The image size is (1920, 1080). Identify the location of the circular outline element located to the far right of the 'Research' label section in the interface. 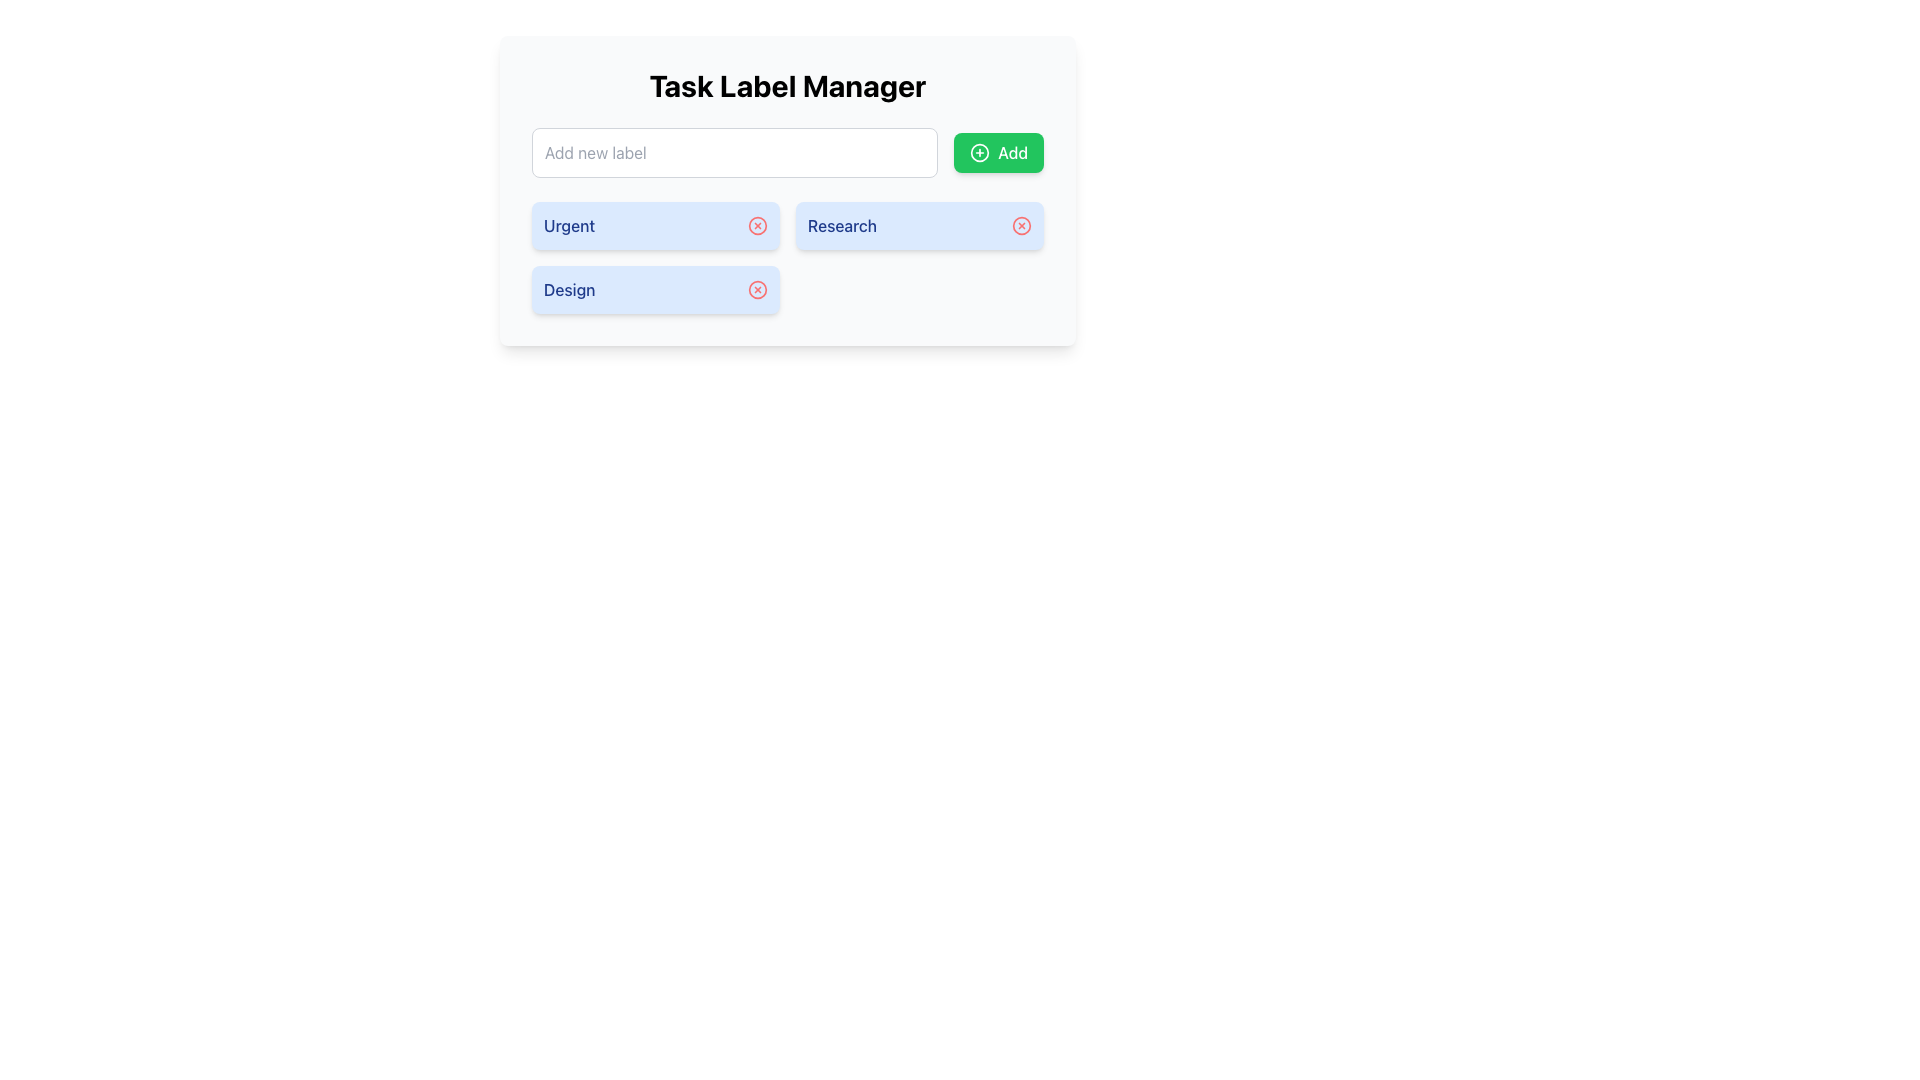
(1022, 225).